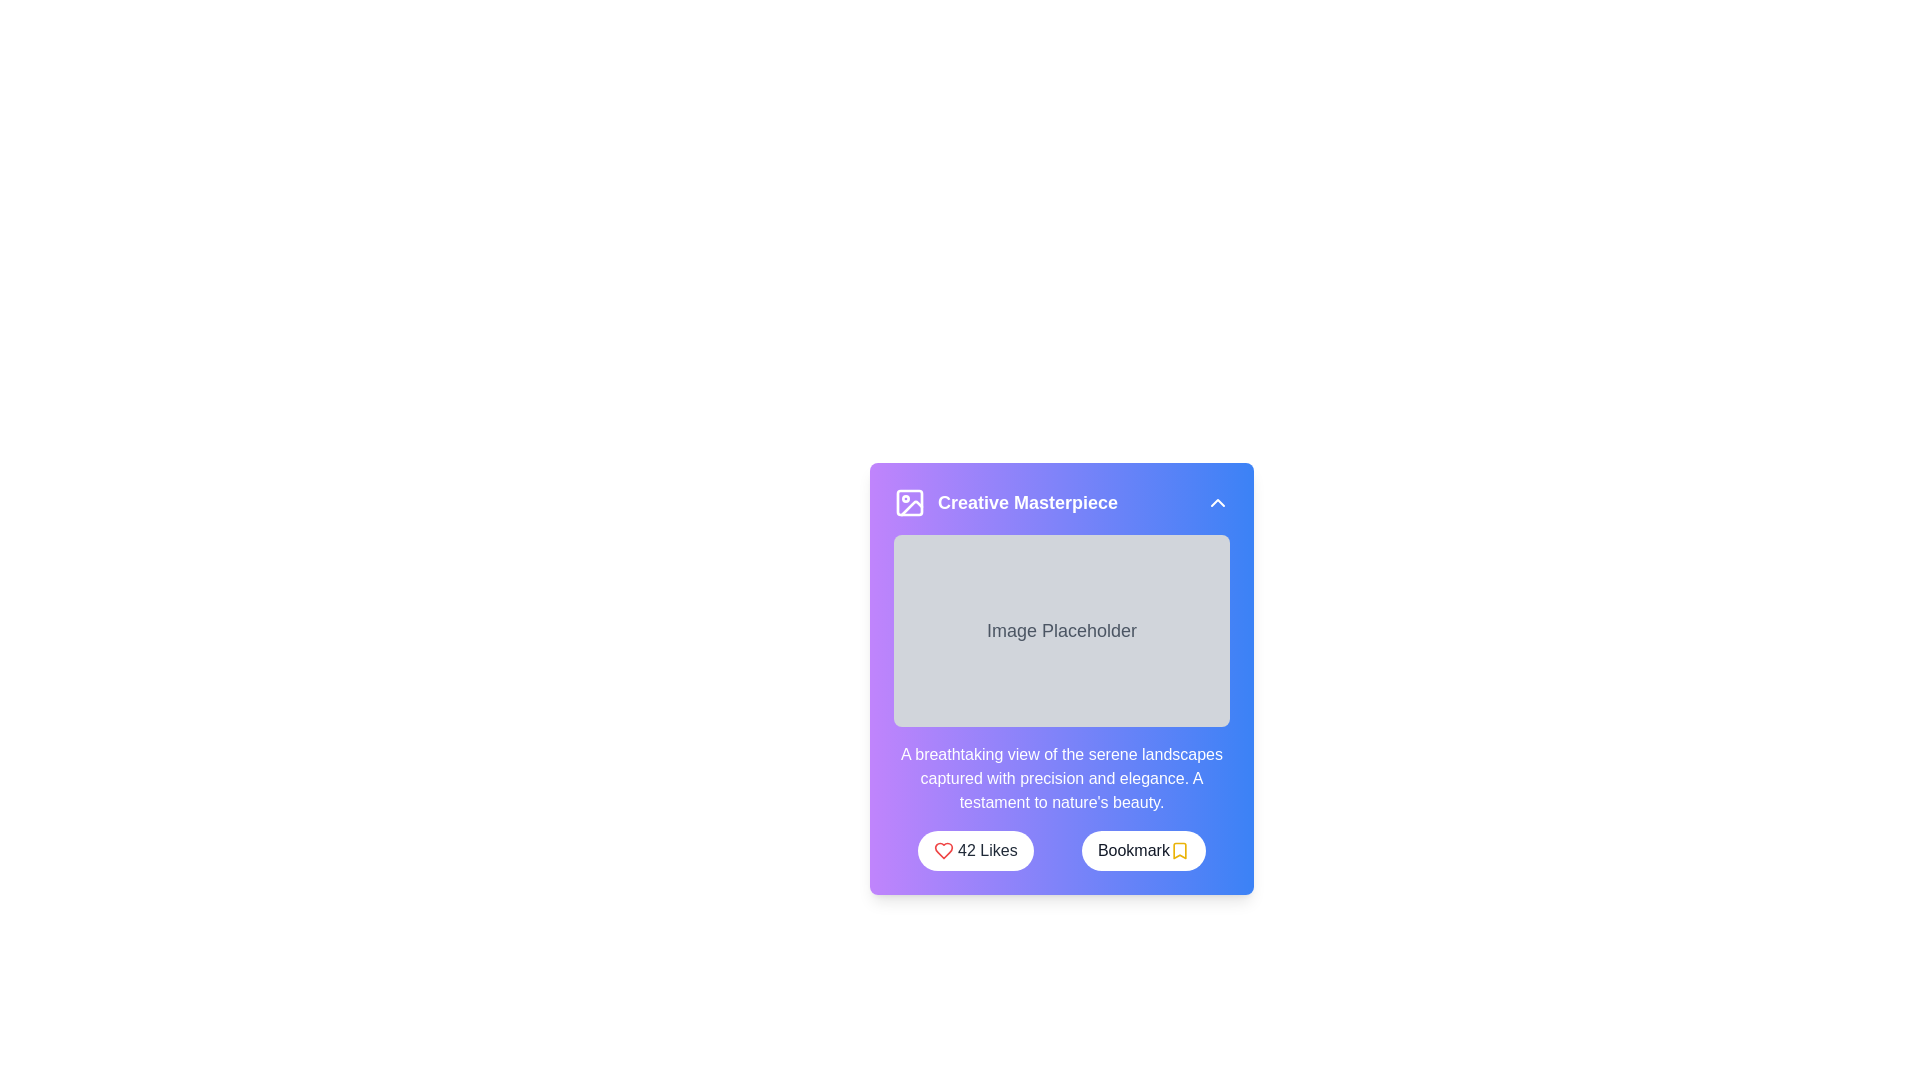  What do you see at coordinates (1060, 701) in the screenshot?
I see `the rectangular image placeholder with a gray background displaying 'Image Placeholder' from its current location` at bounding box center [1060, 701].